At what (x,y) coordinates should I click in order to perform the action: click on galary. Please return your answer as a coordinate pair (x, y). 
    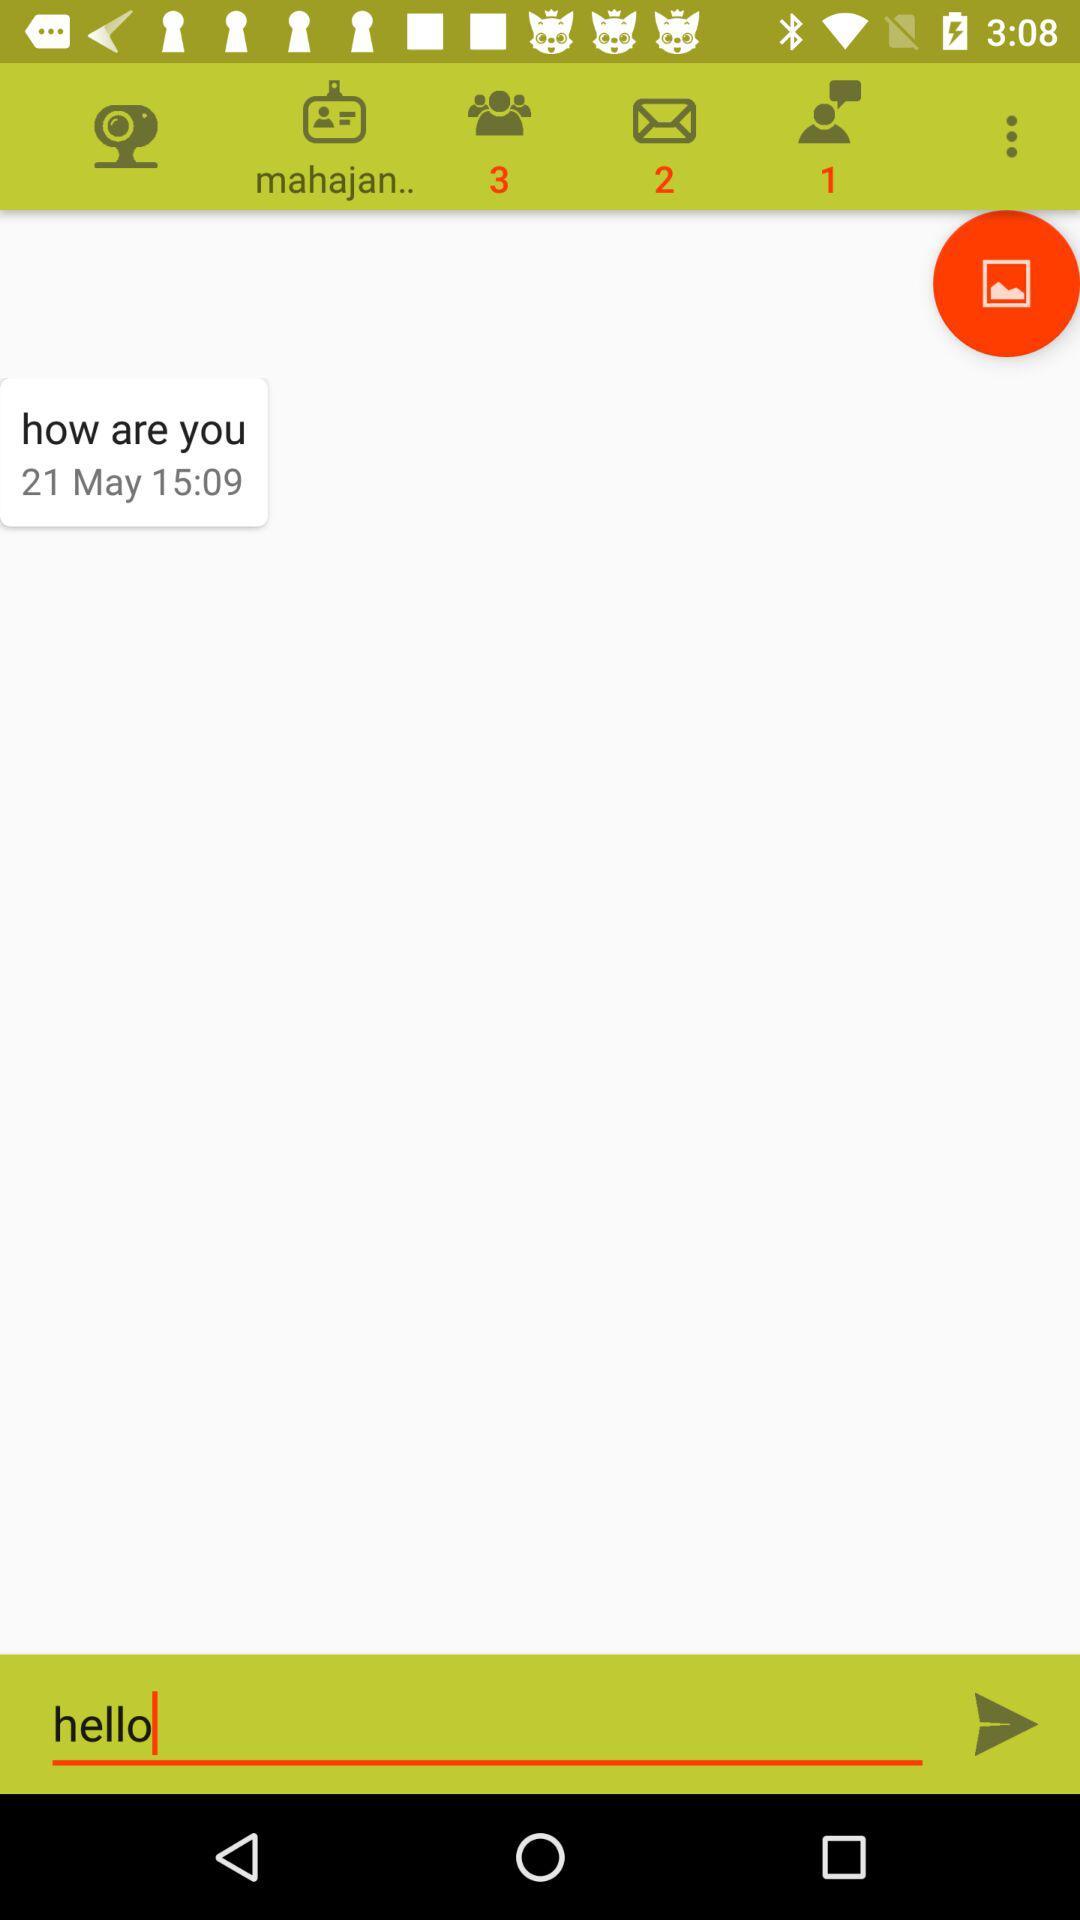
    Looking at the image, I should click on (1006, 282).